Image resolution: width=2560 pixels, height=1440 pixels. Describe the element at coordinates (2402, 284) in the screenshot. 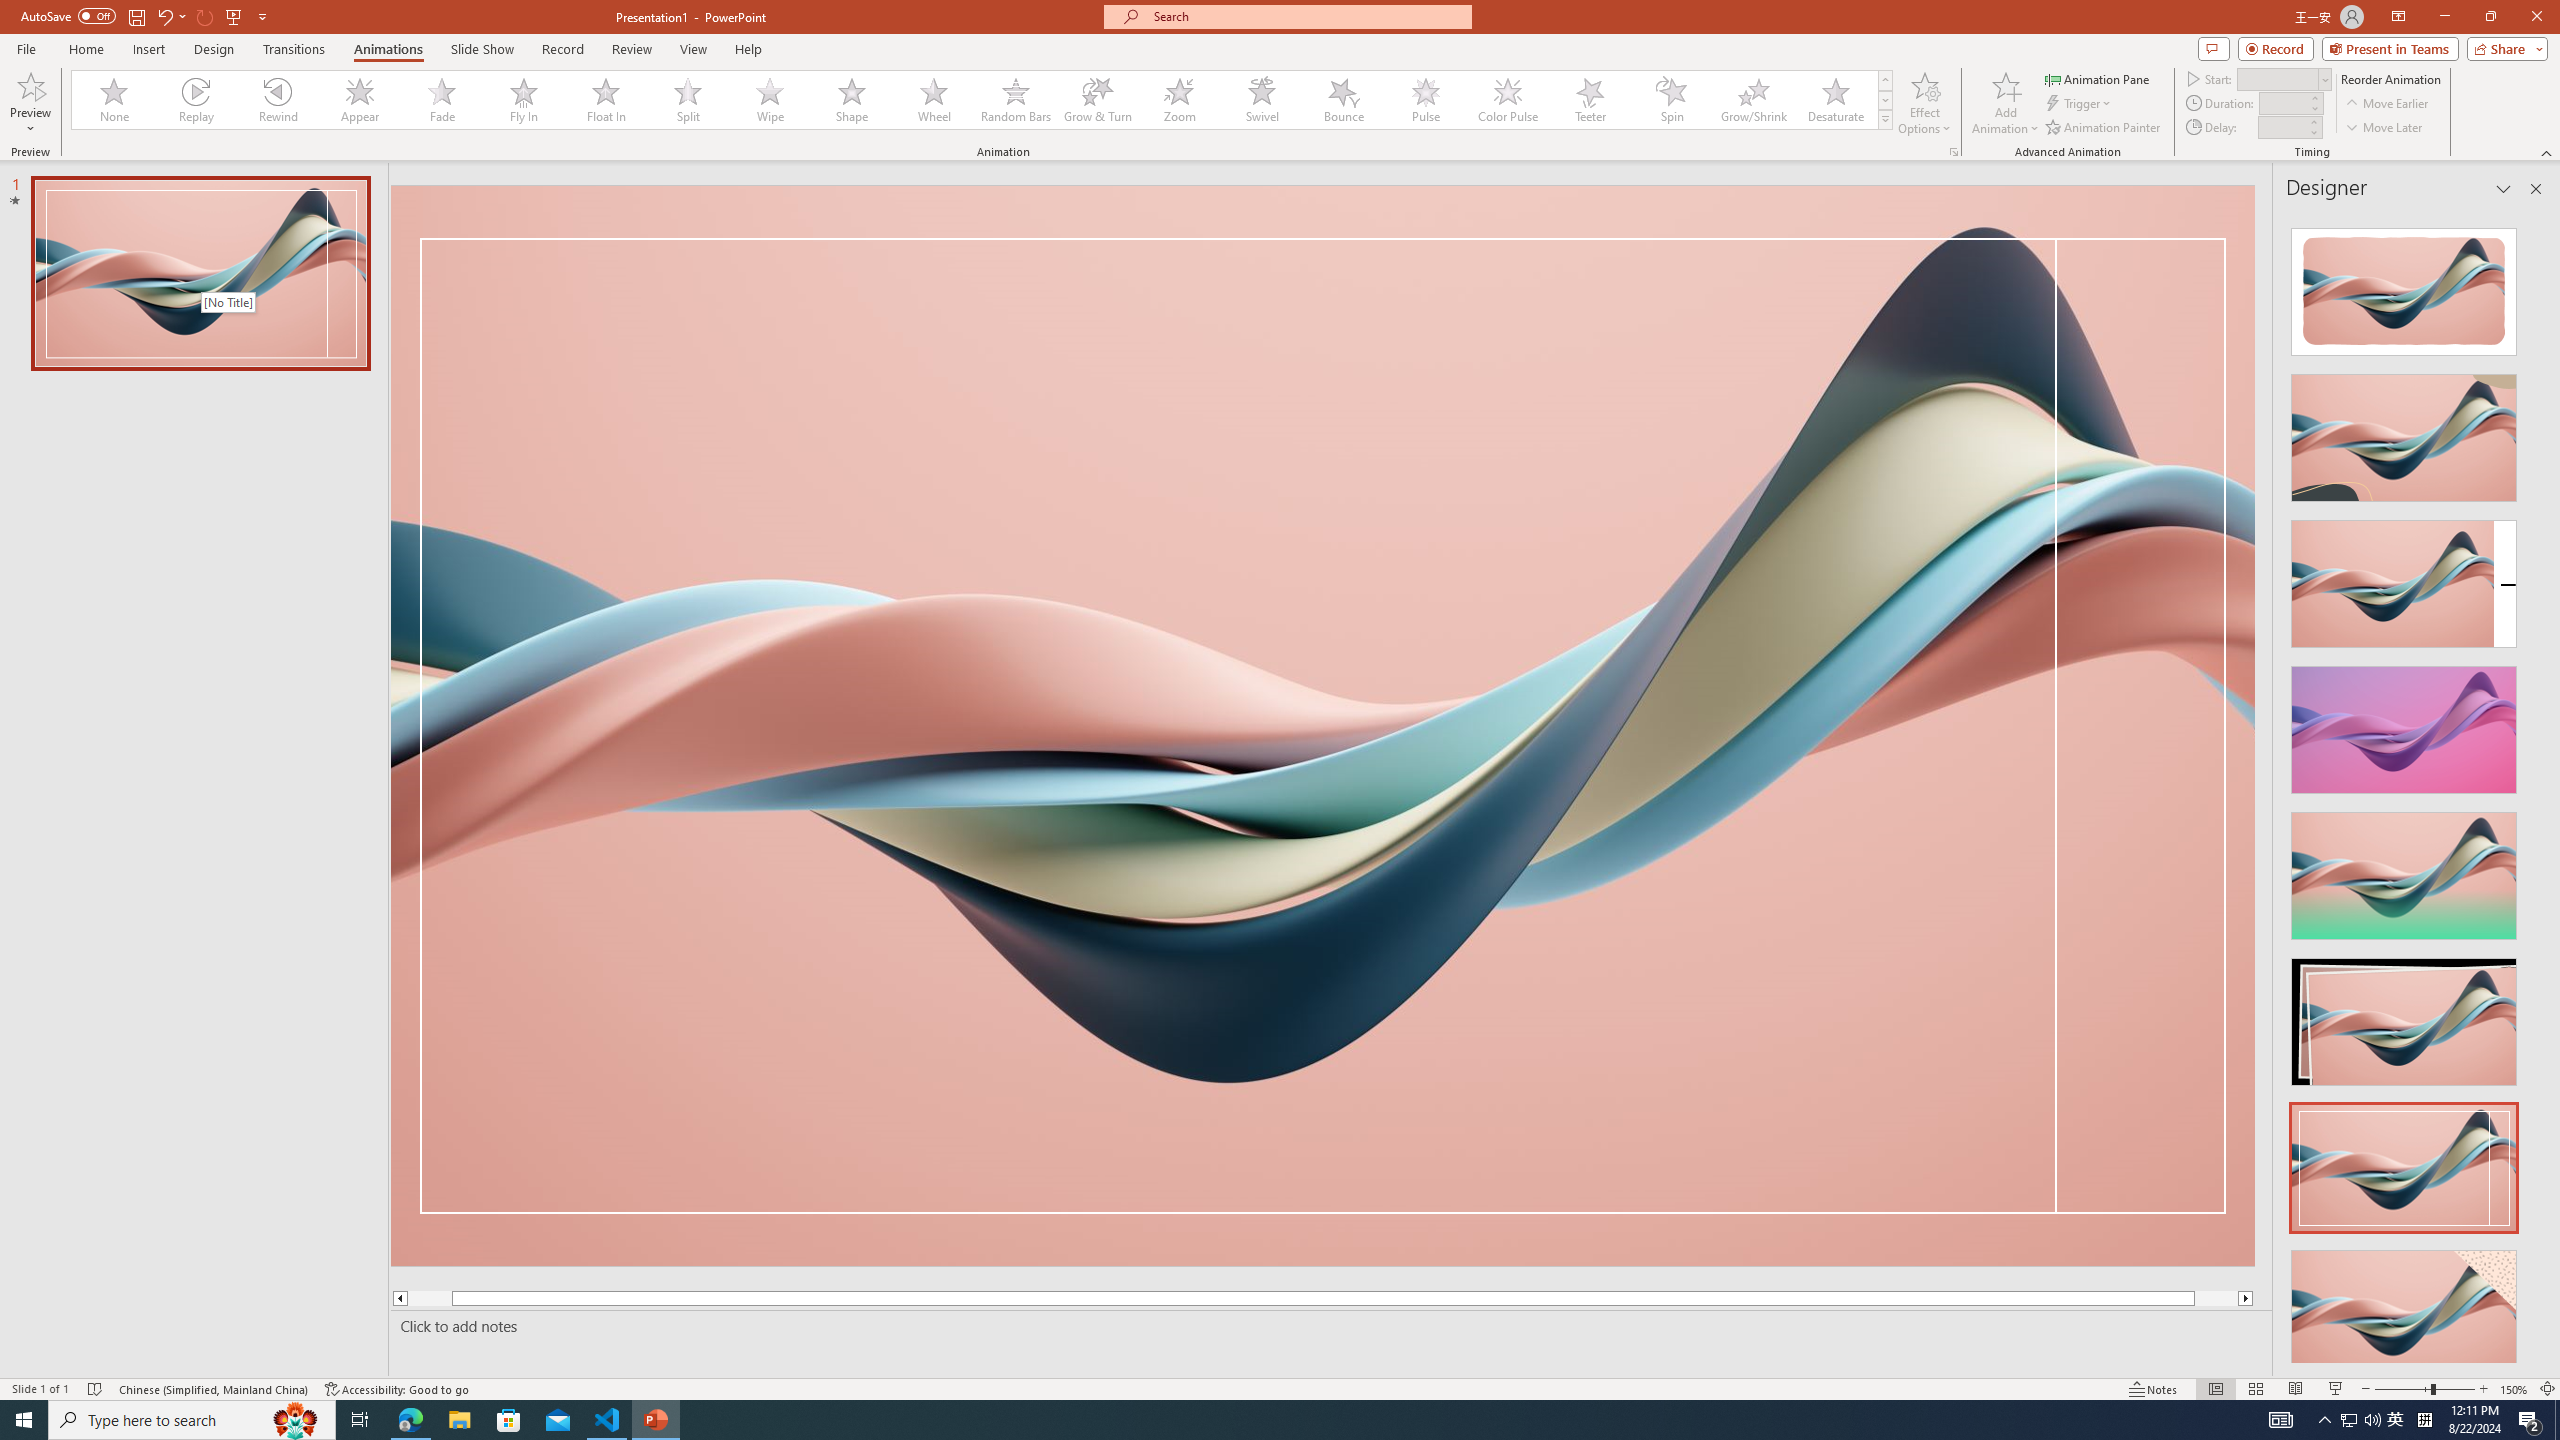

I see `'Recommended Design: Design Idea'` at that location.